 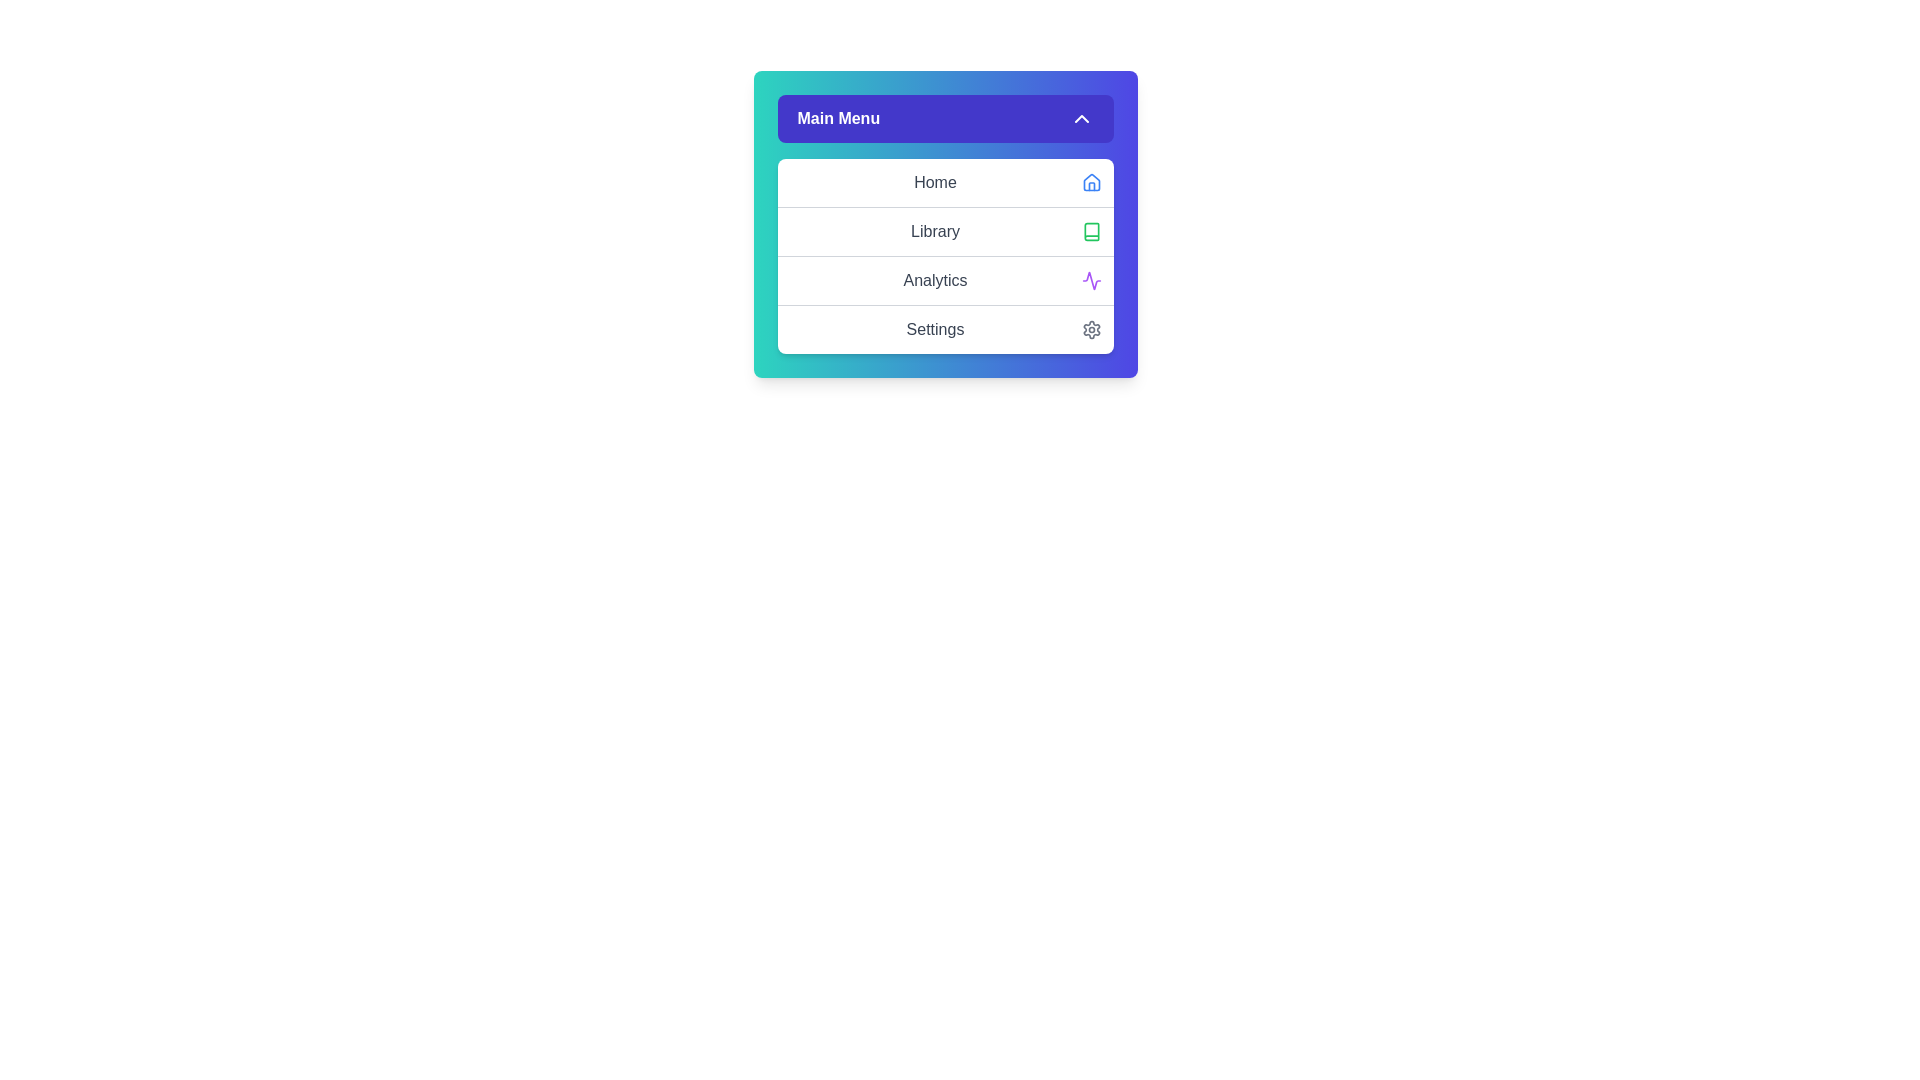 I want to click on the menu item labeled Home, so click(x=944, y=182).